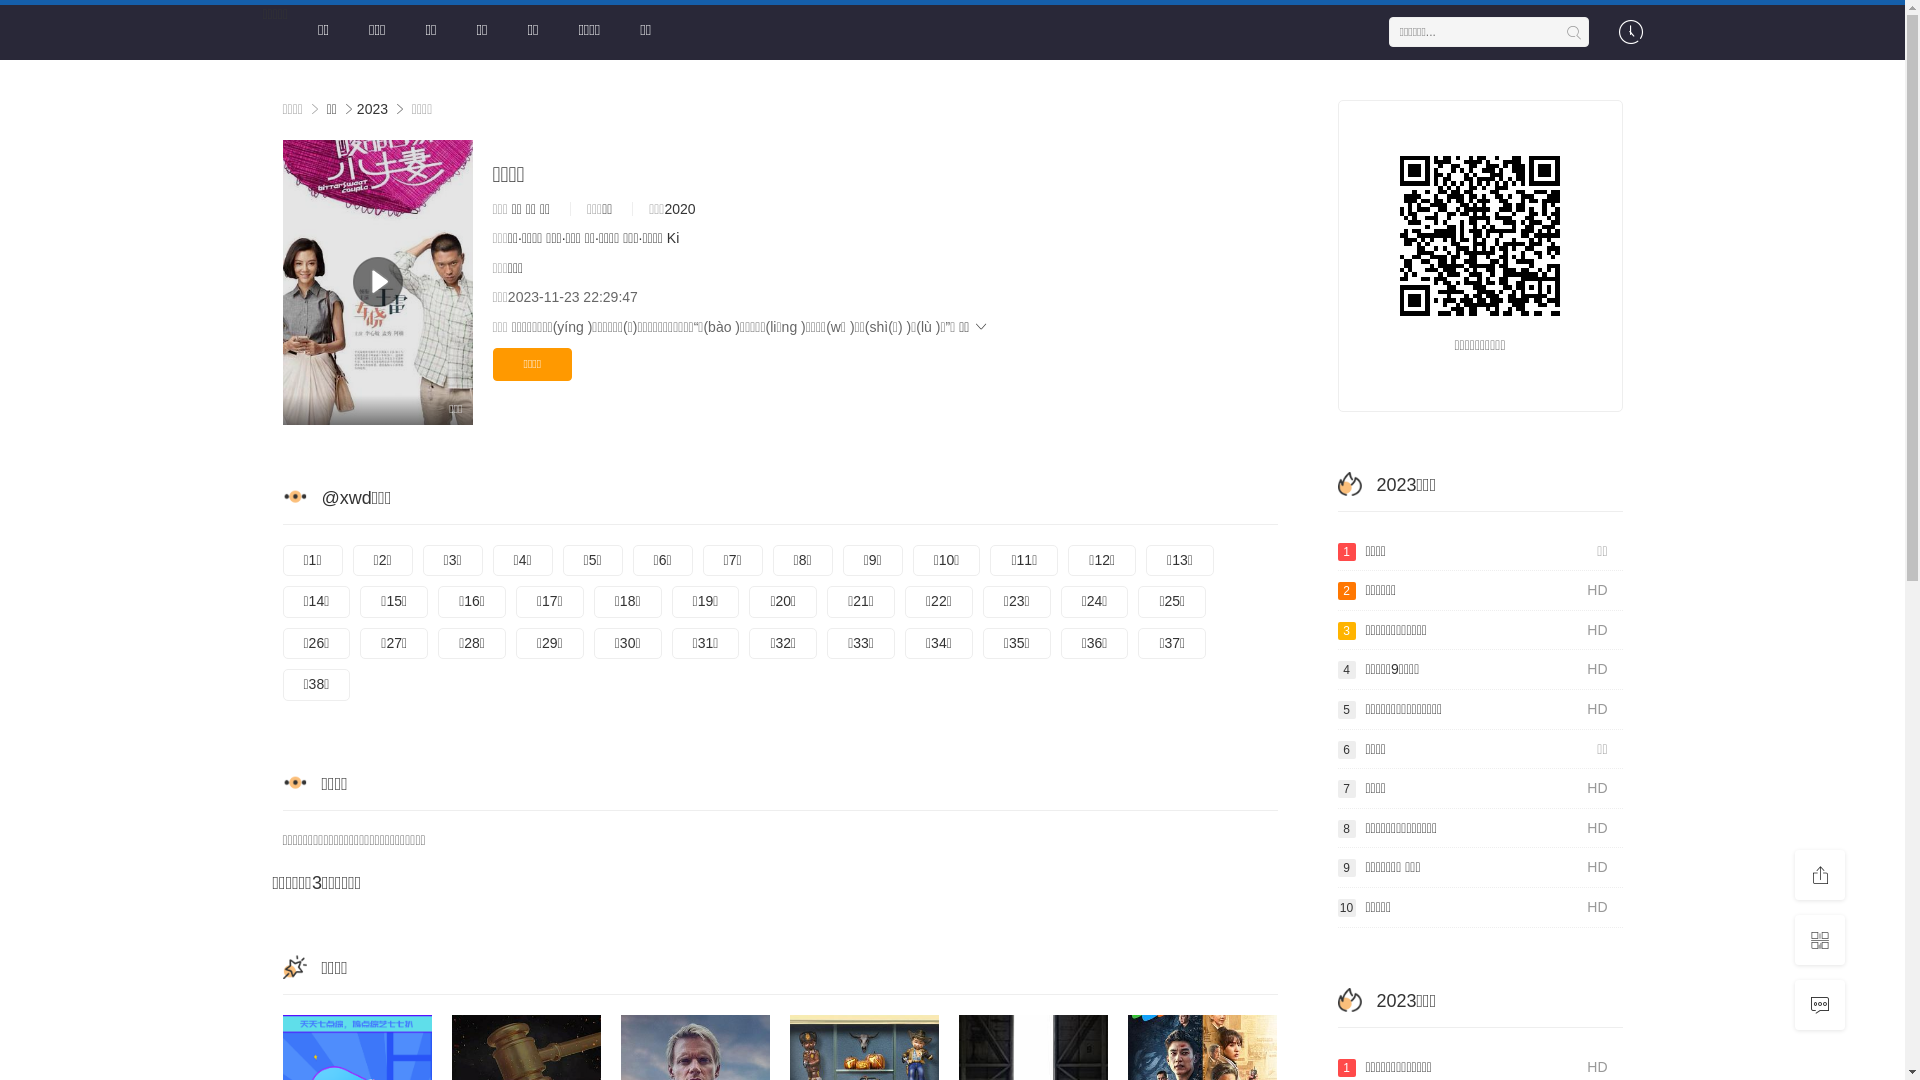 The width and height of the screenshot is (1920, 1080). Describe the element at coordinates (663, 208) in the screenshot. I see `'2020'` at that location.